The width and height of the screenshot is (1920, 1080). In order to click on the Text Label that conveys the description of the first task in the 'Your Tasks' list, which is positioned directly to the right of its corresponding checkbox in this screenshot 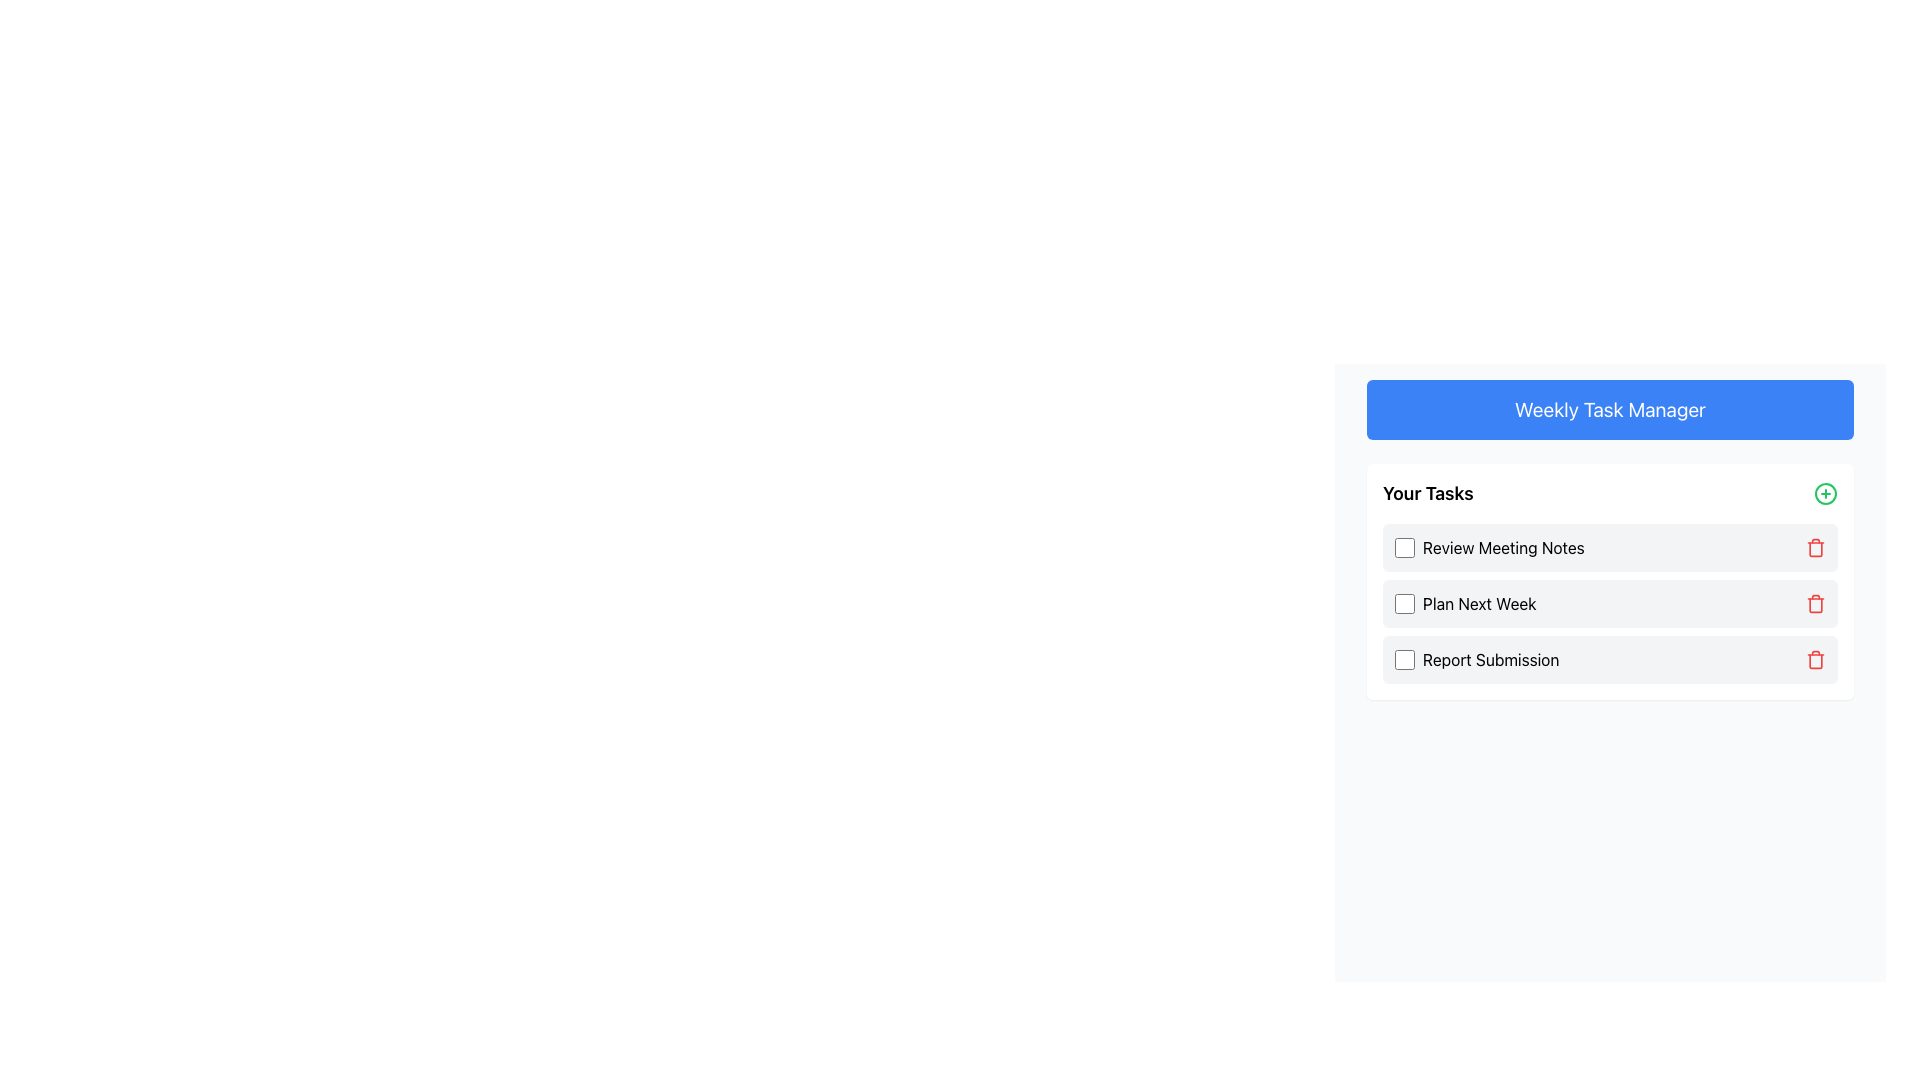, I will do `click(1503, 547)`.